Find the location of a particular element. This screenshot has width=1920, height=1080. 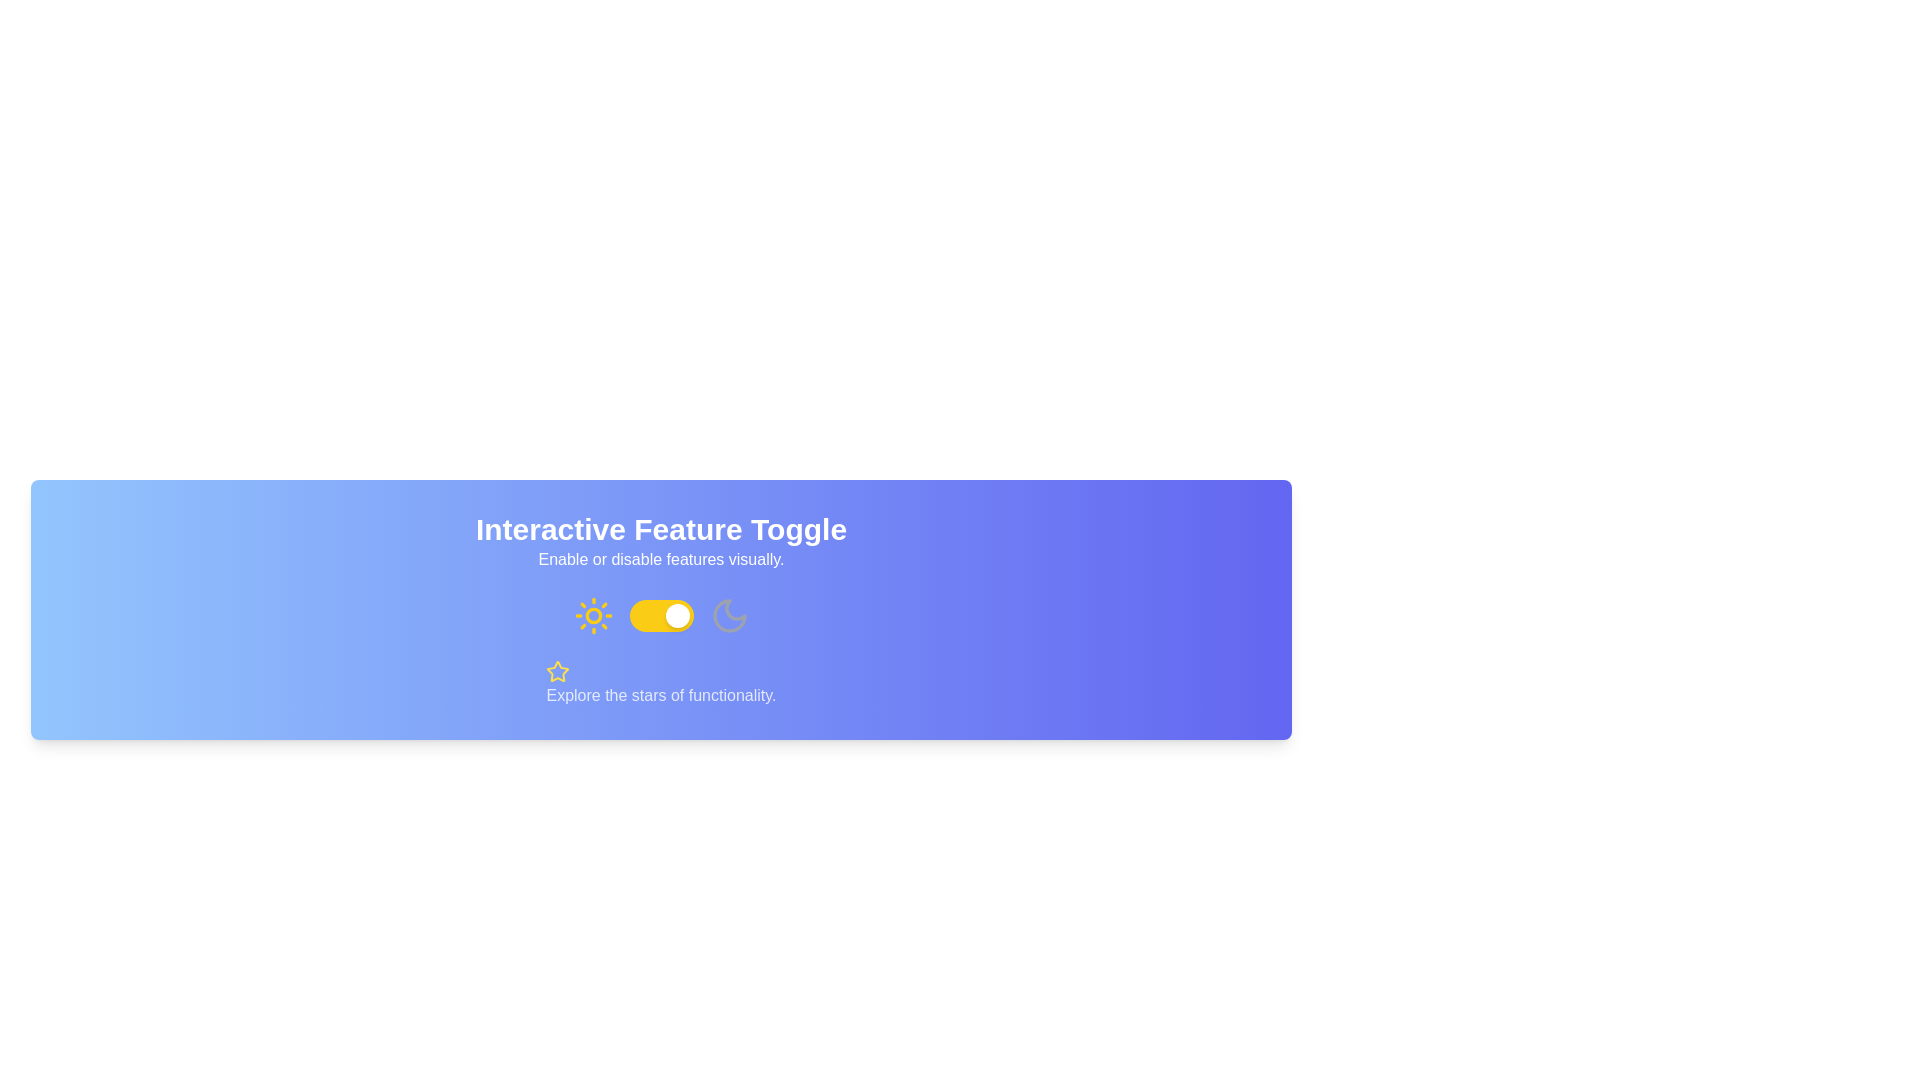

the 'light' or 'day' mode toggle icon, which is positioned to the left of a yellow toggle switch and followed by a gray moon icon is located at coordinates (592, 615).